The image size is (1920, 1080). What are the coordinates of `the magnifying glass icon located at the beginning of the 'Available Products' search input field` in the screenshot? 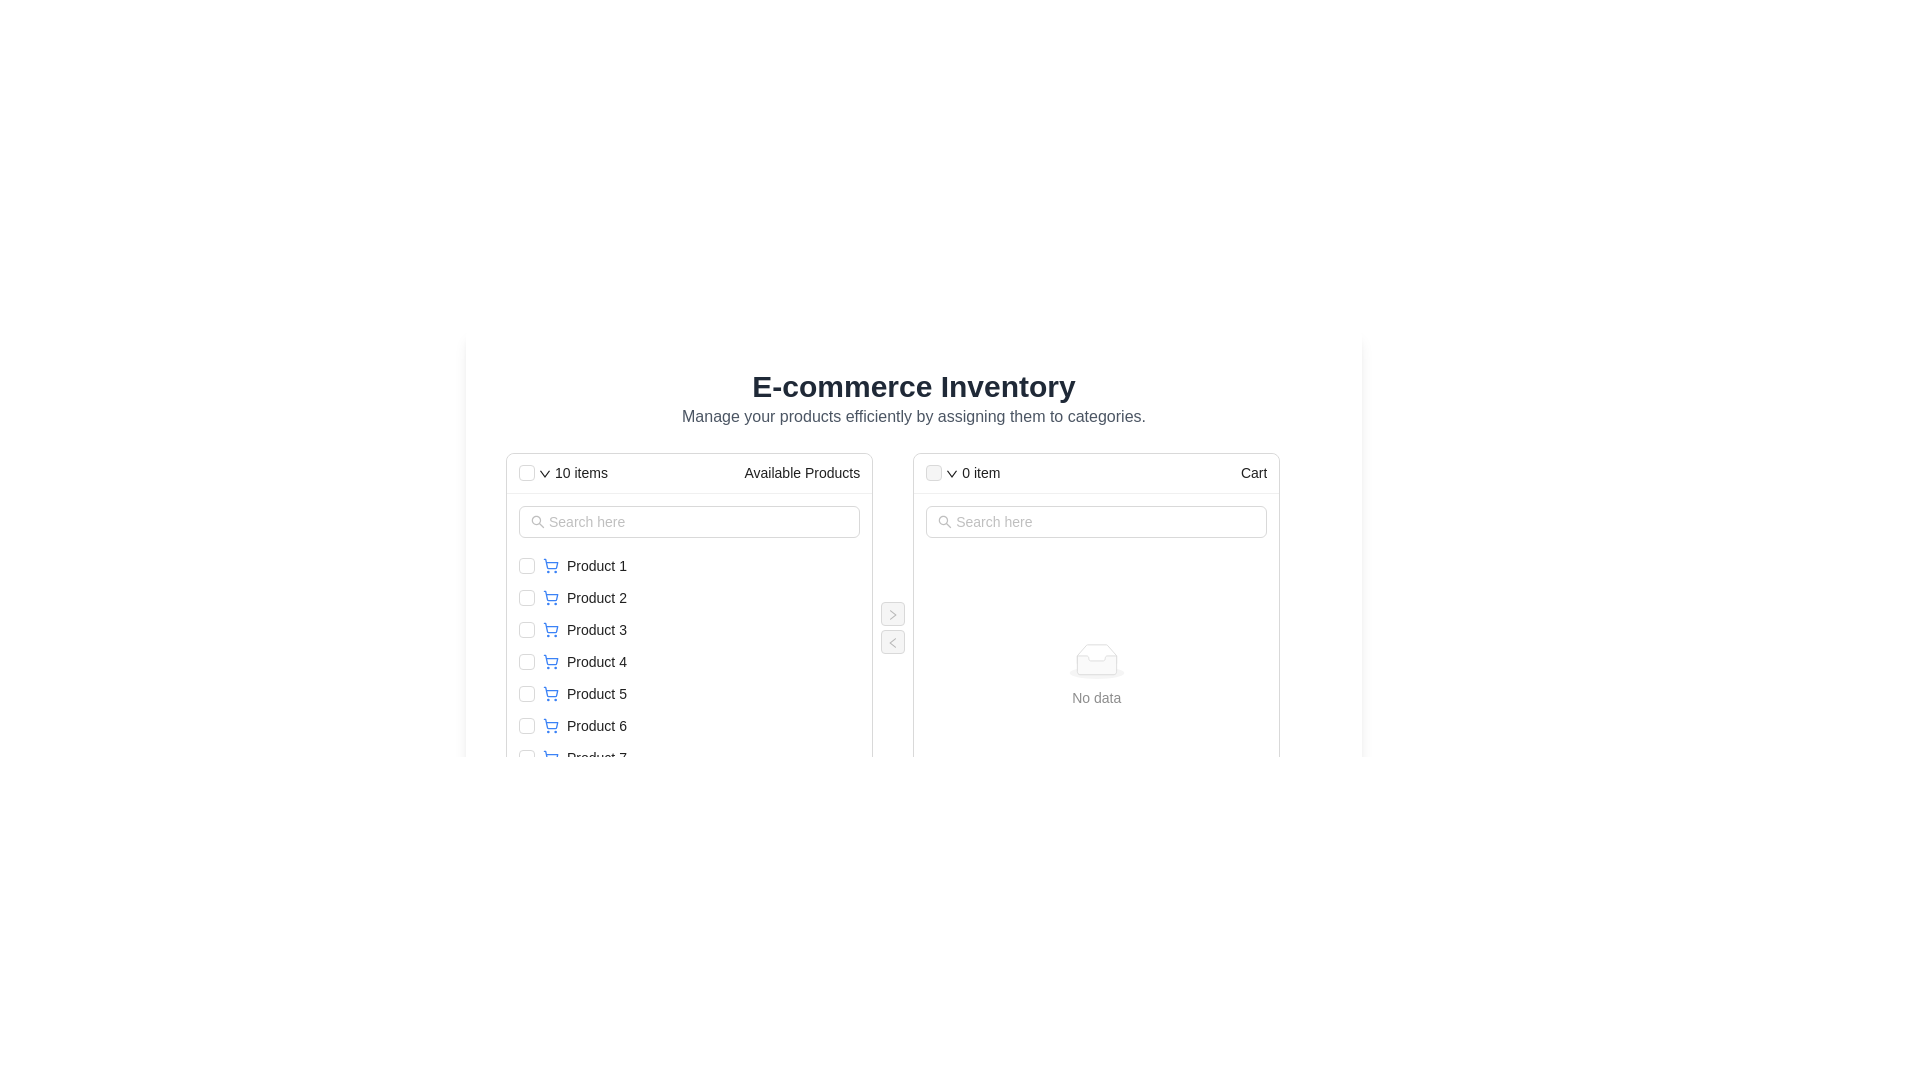 It's located at (537, 520).